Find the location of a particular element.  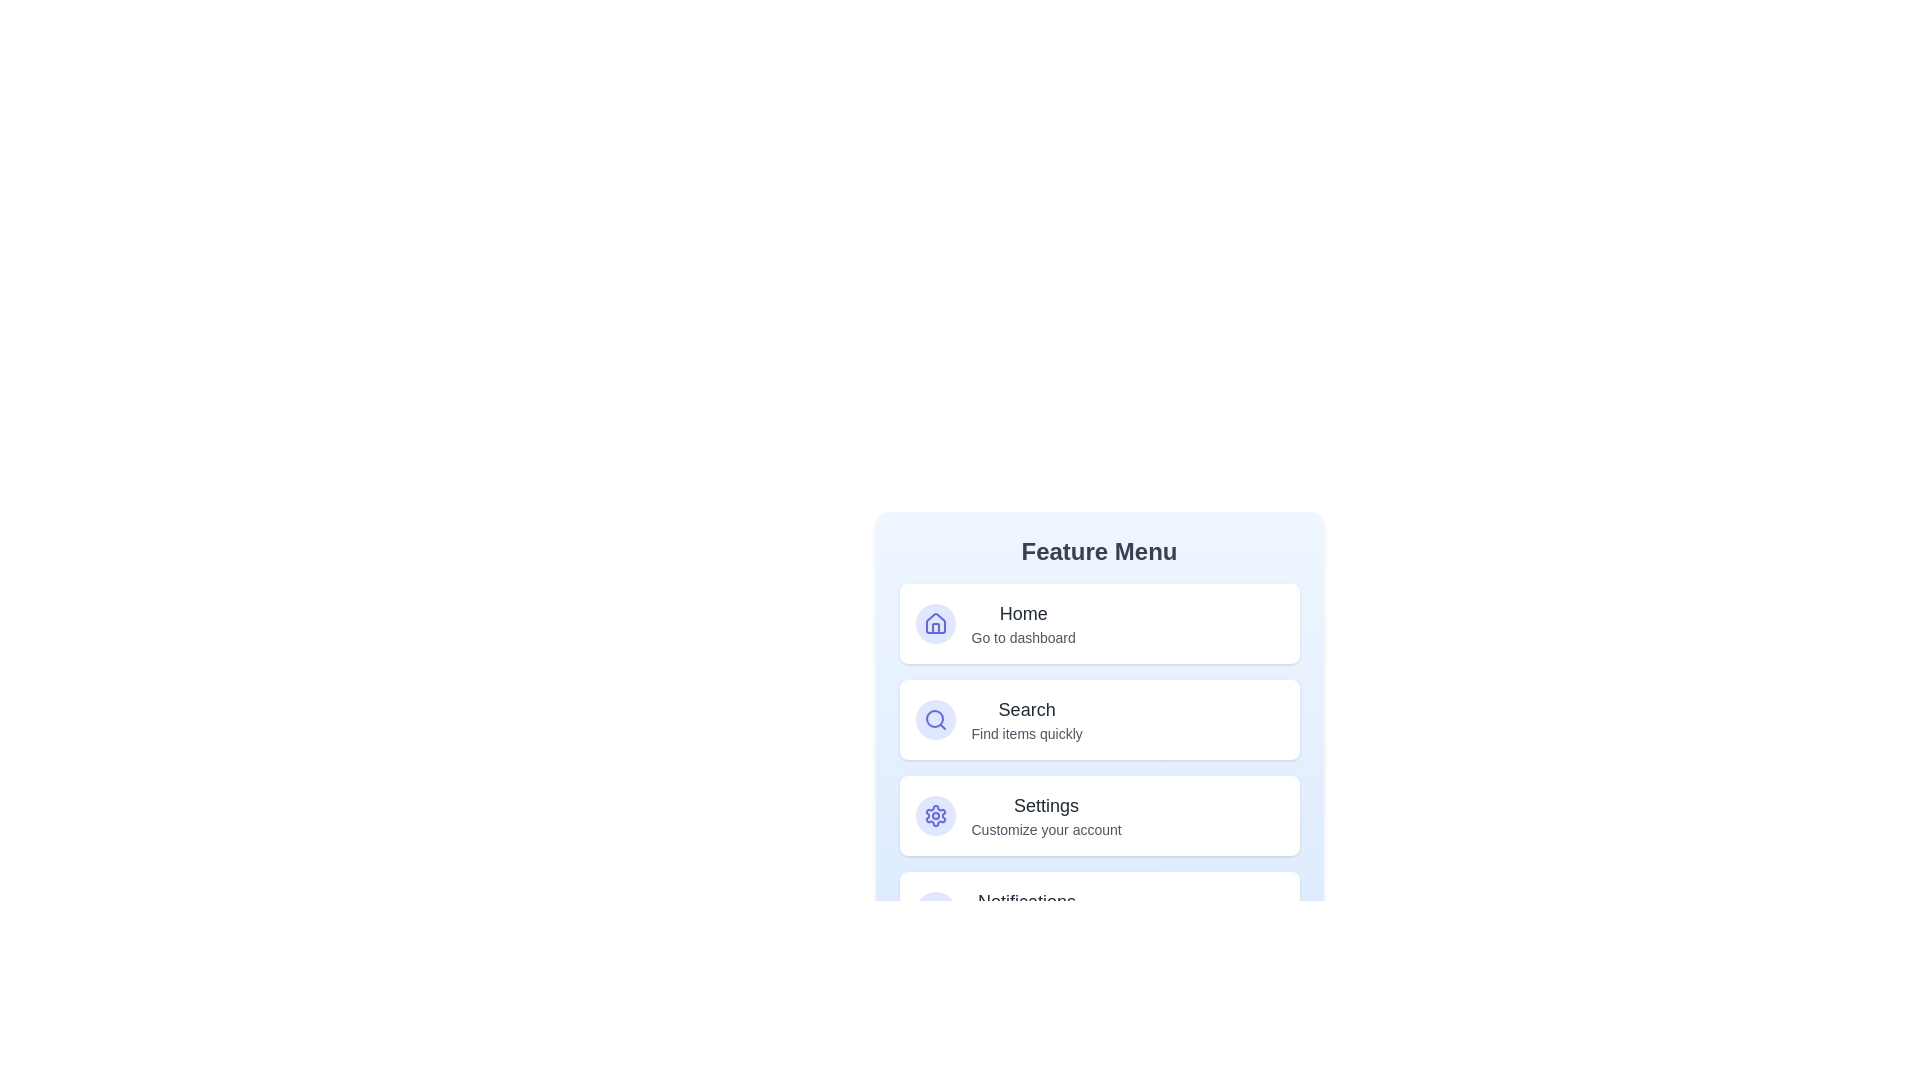

the description of the selected option Settings is located at coordinates (1045, 816).